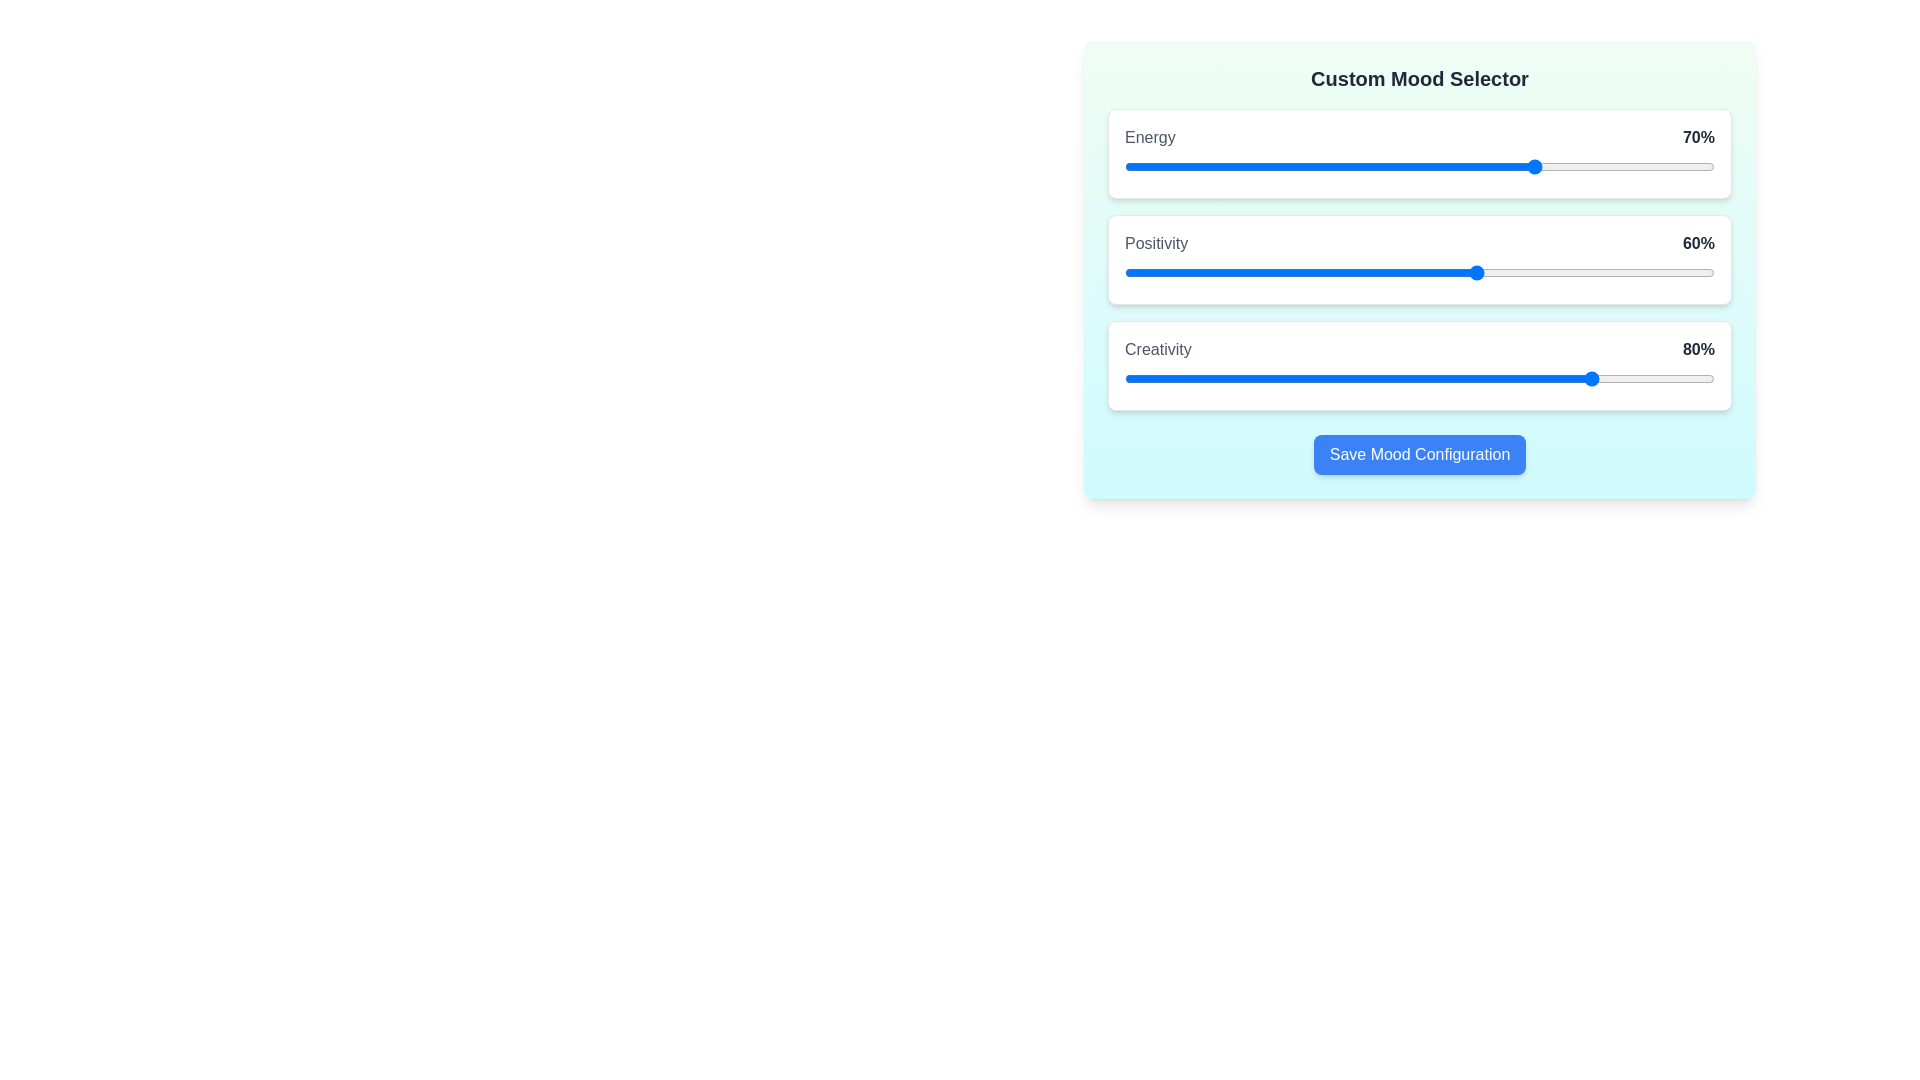 Image resolution: width=1920 pixels, height=1080 pixels. Describe the element at coordinates (1708, 273) in the screenshot. I see `the 1 slider to 99%` at that location.